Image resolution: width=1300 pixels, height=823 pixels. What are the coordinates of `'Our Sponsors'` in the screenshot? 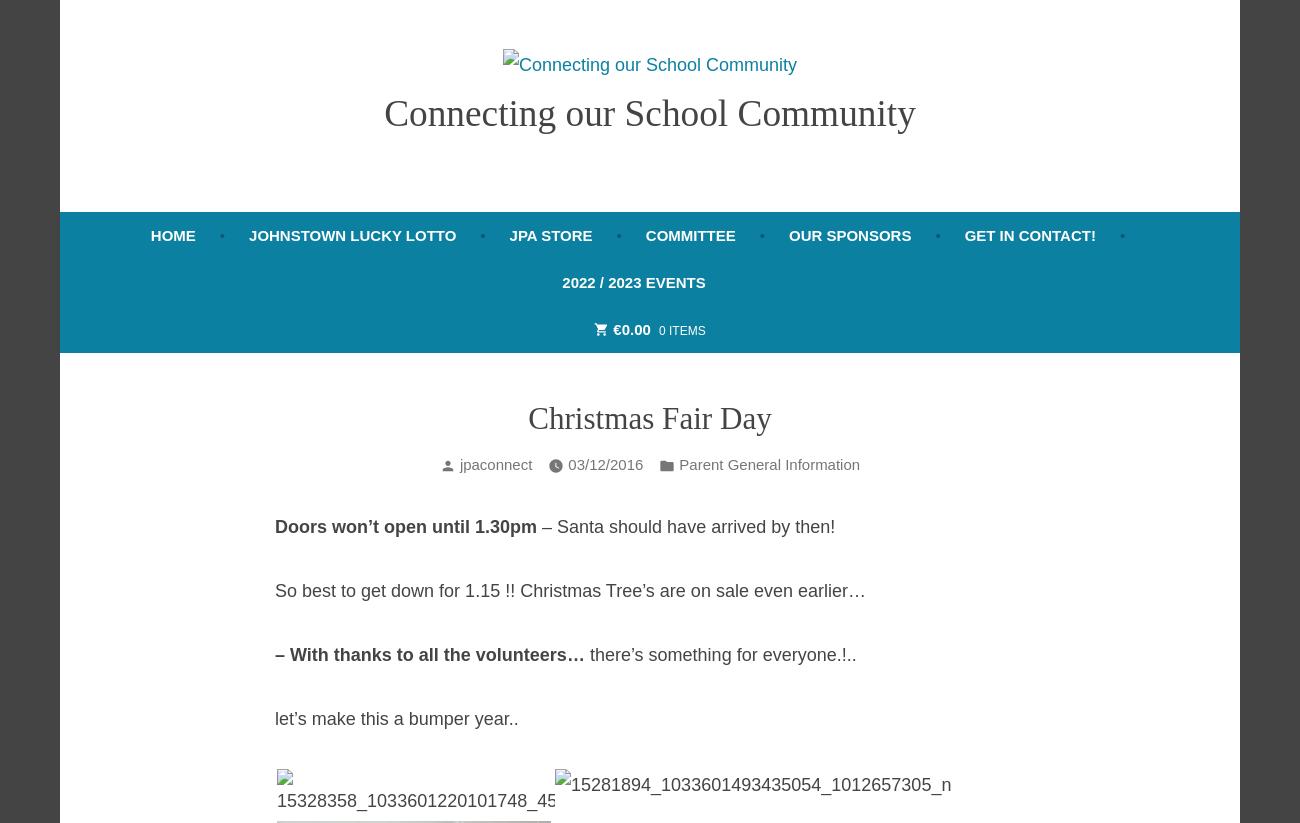 It's located at (849, 233).